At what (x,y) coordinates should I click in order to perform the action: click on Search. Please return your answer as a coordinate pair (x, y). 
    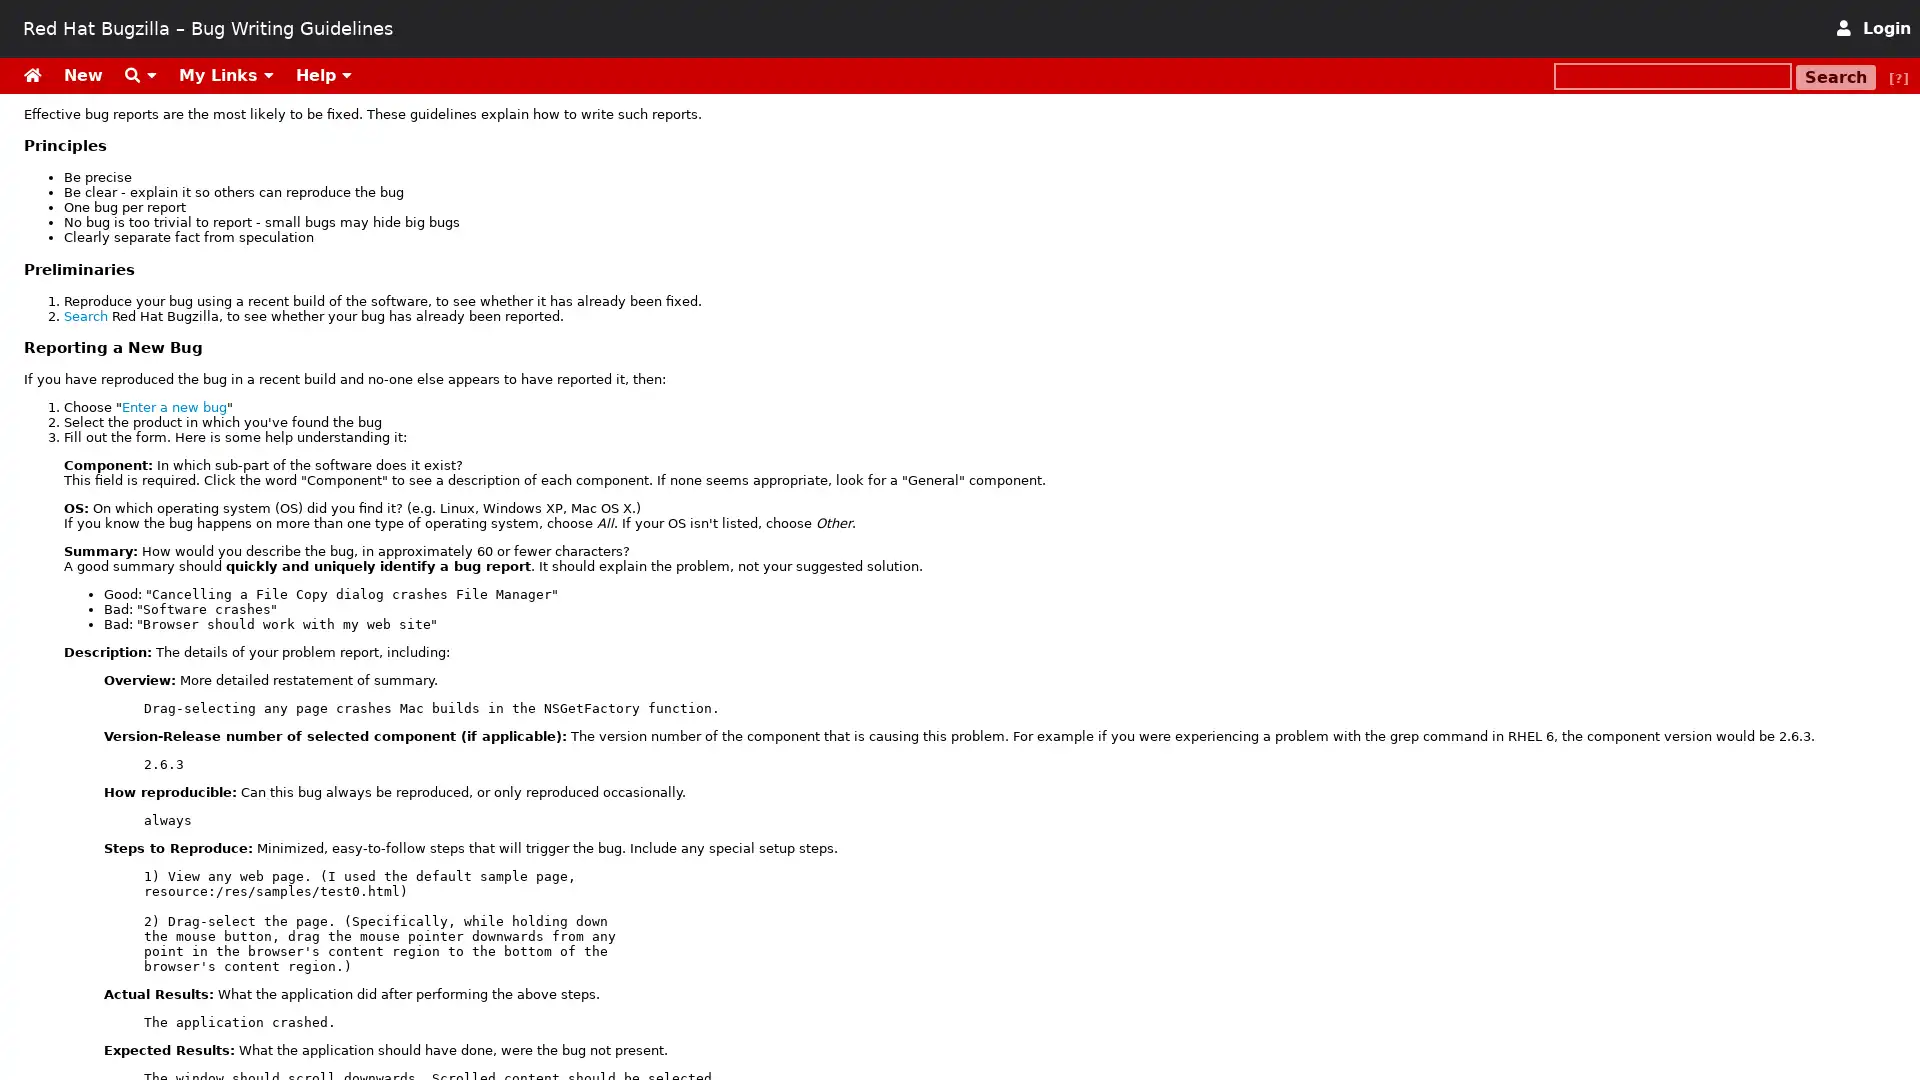
    Looking at the image, I should click on (1836, 76).